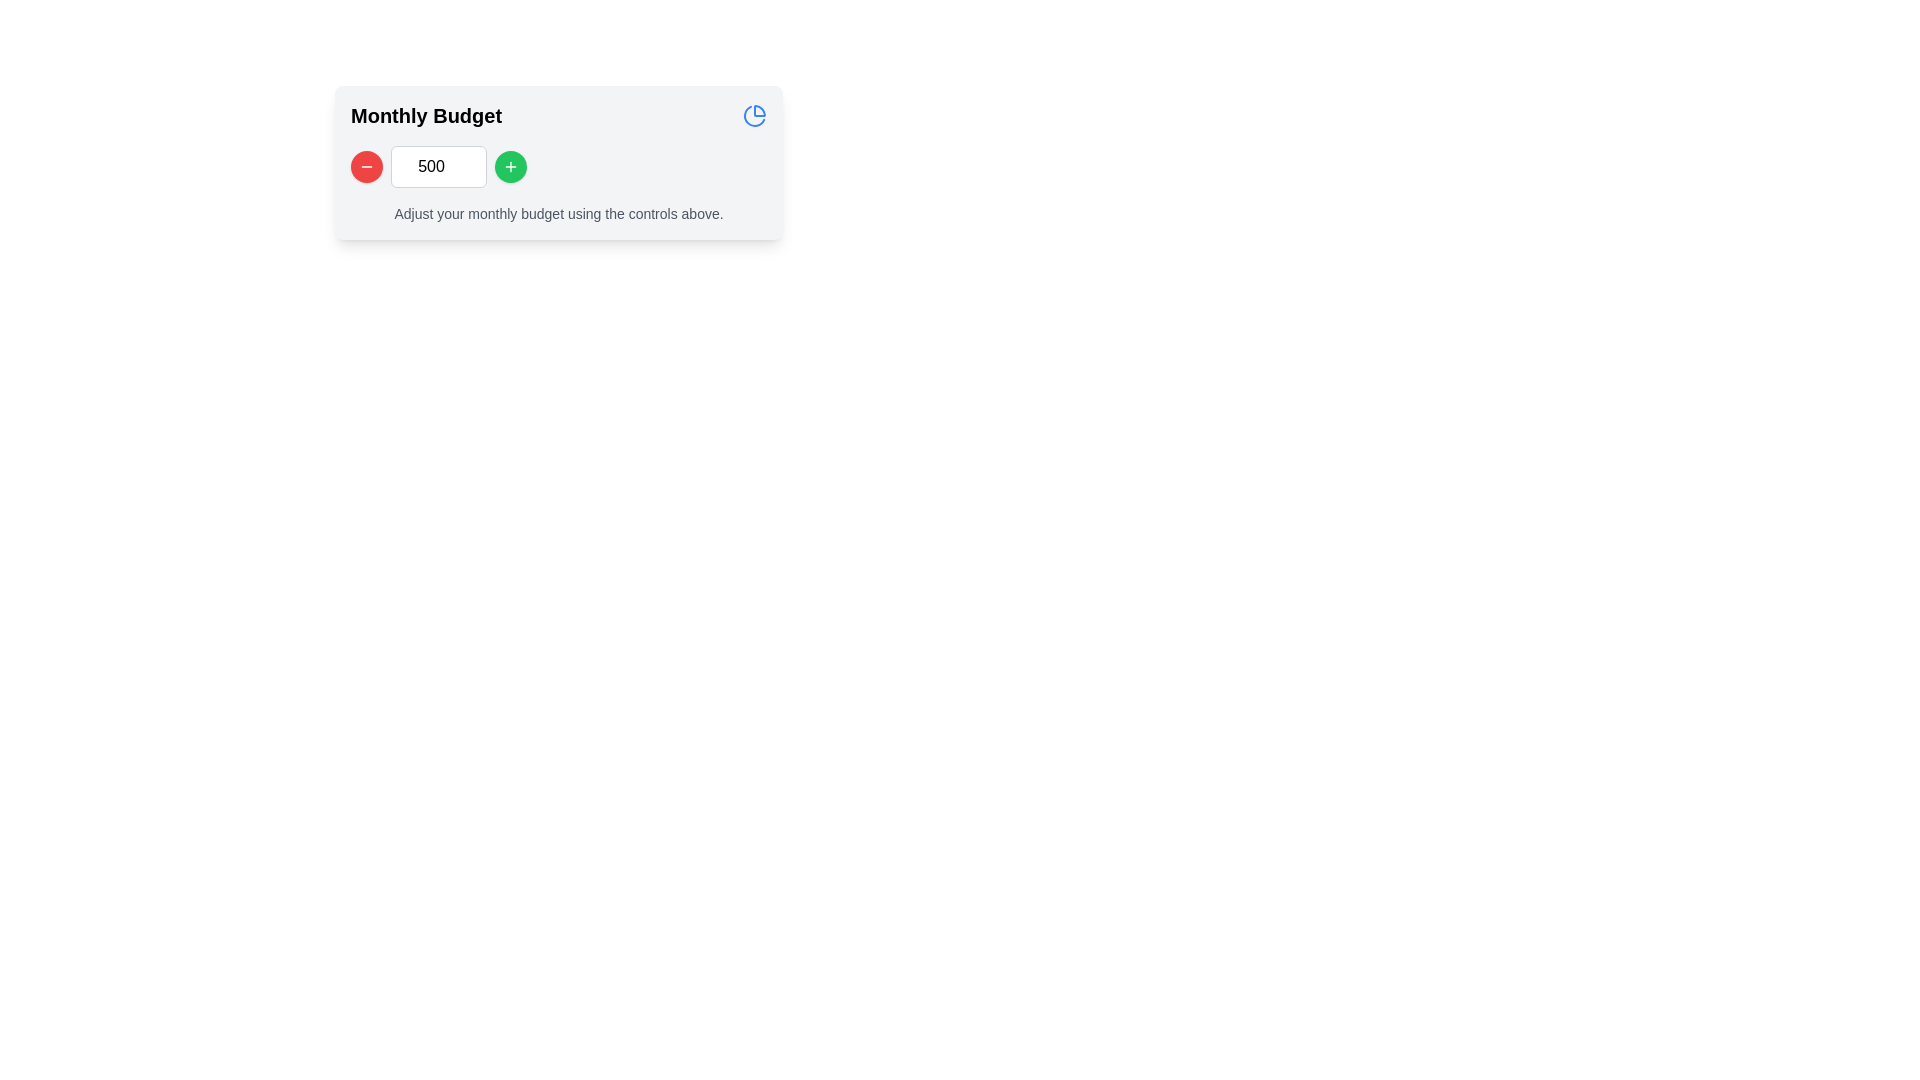 The width and height of the screenshot is (1920, 1080). What do you see at coordinates (510, 165) in the screenshot?
I see `the plus sign button located to the right of the central number input box in the 'Monthly Budget' interface` at bounding box center [510, 165].